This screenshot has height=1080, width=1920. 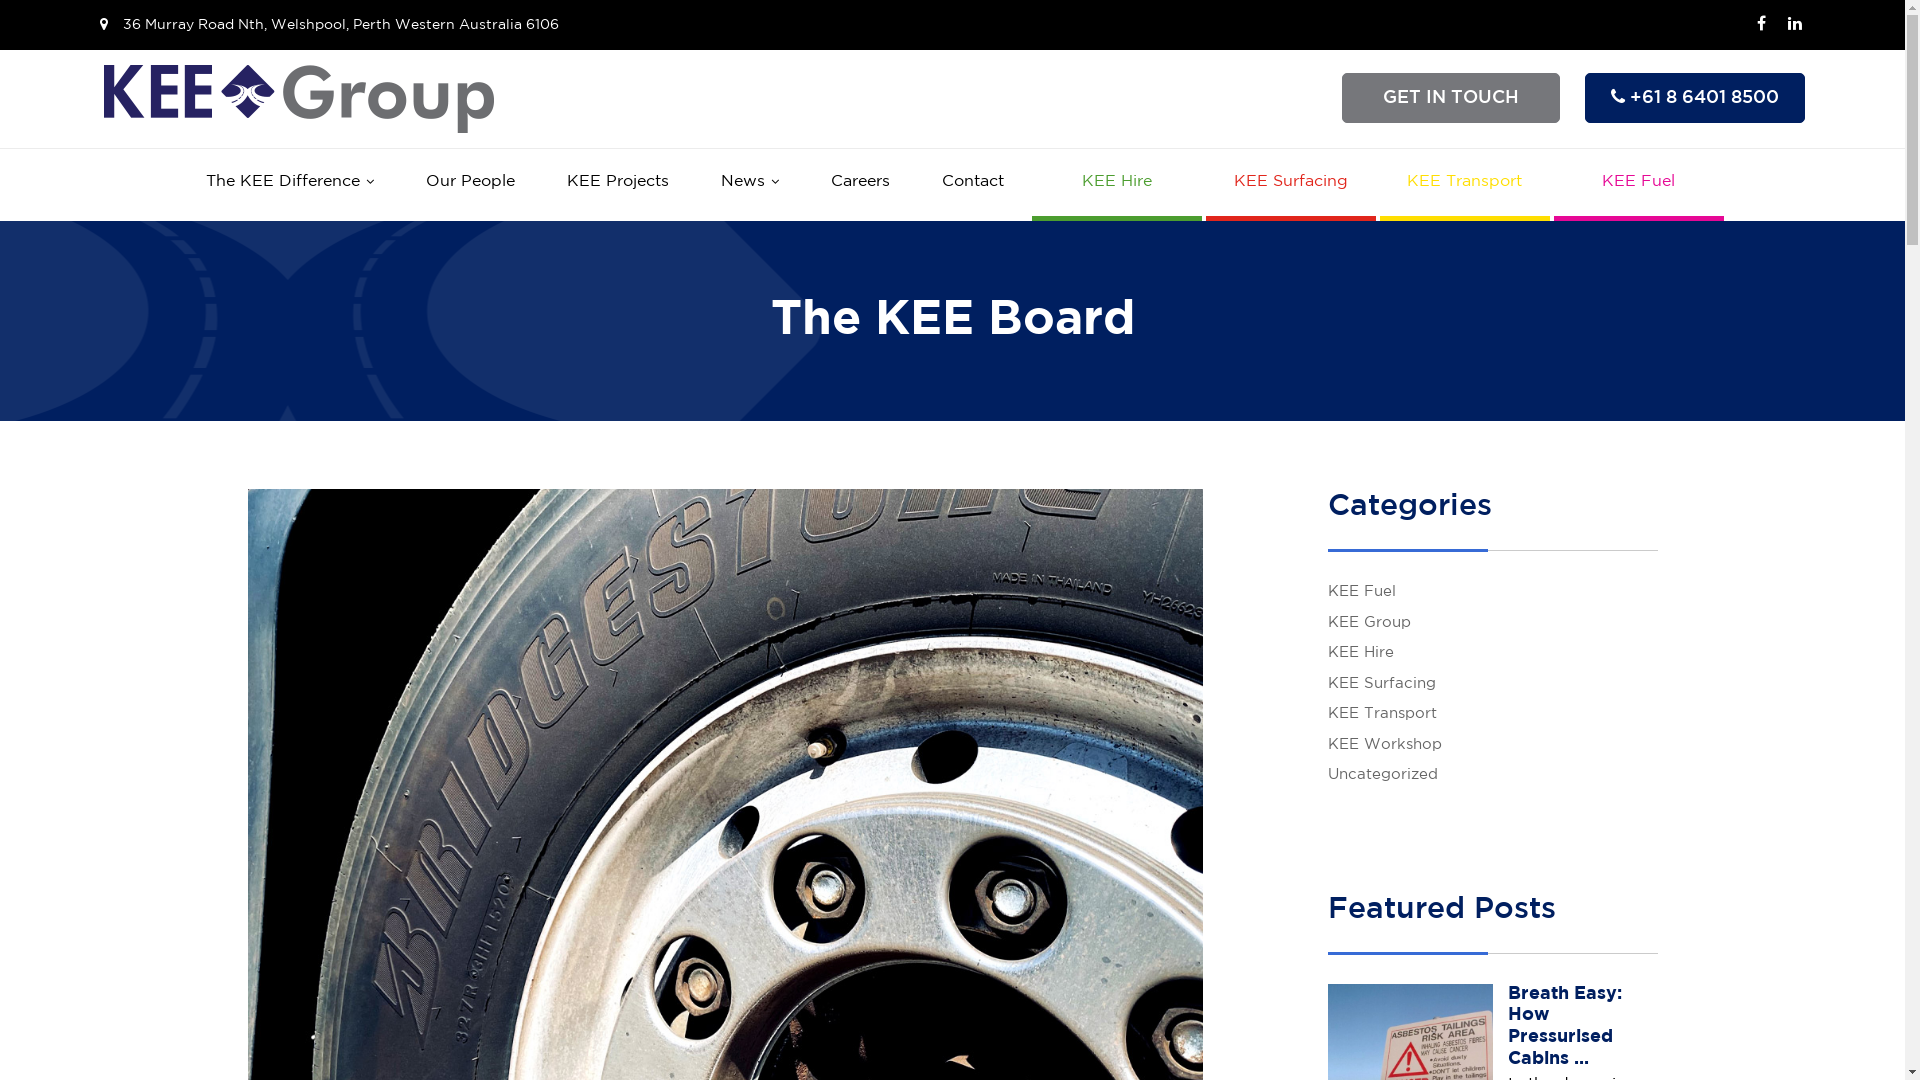 I want to click on 'LinkedIn', so click(x=1795, y=24).